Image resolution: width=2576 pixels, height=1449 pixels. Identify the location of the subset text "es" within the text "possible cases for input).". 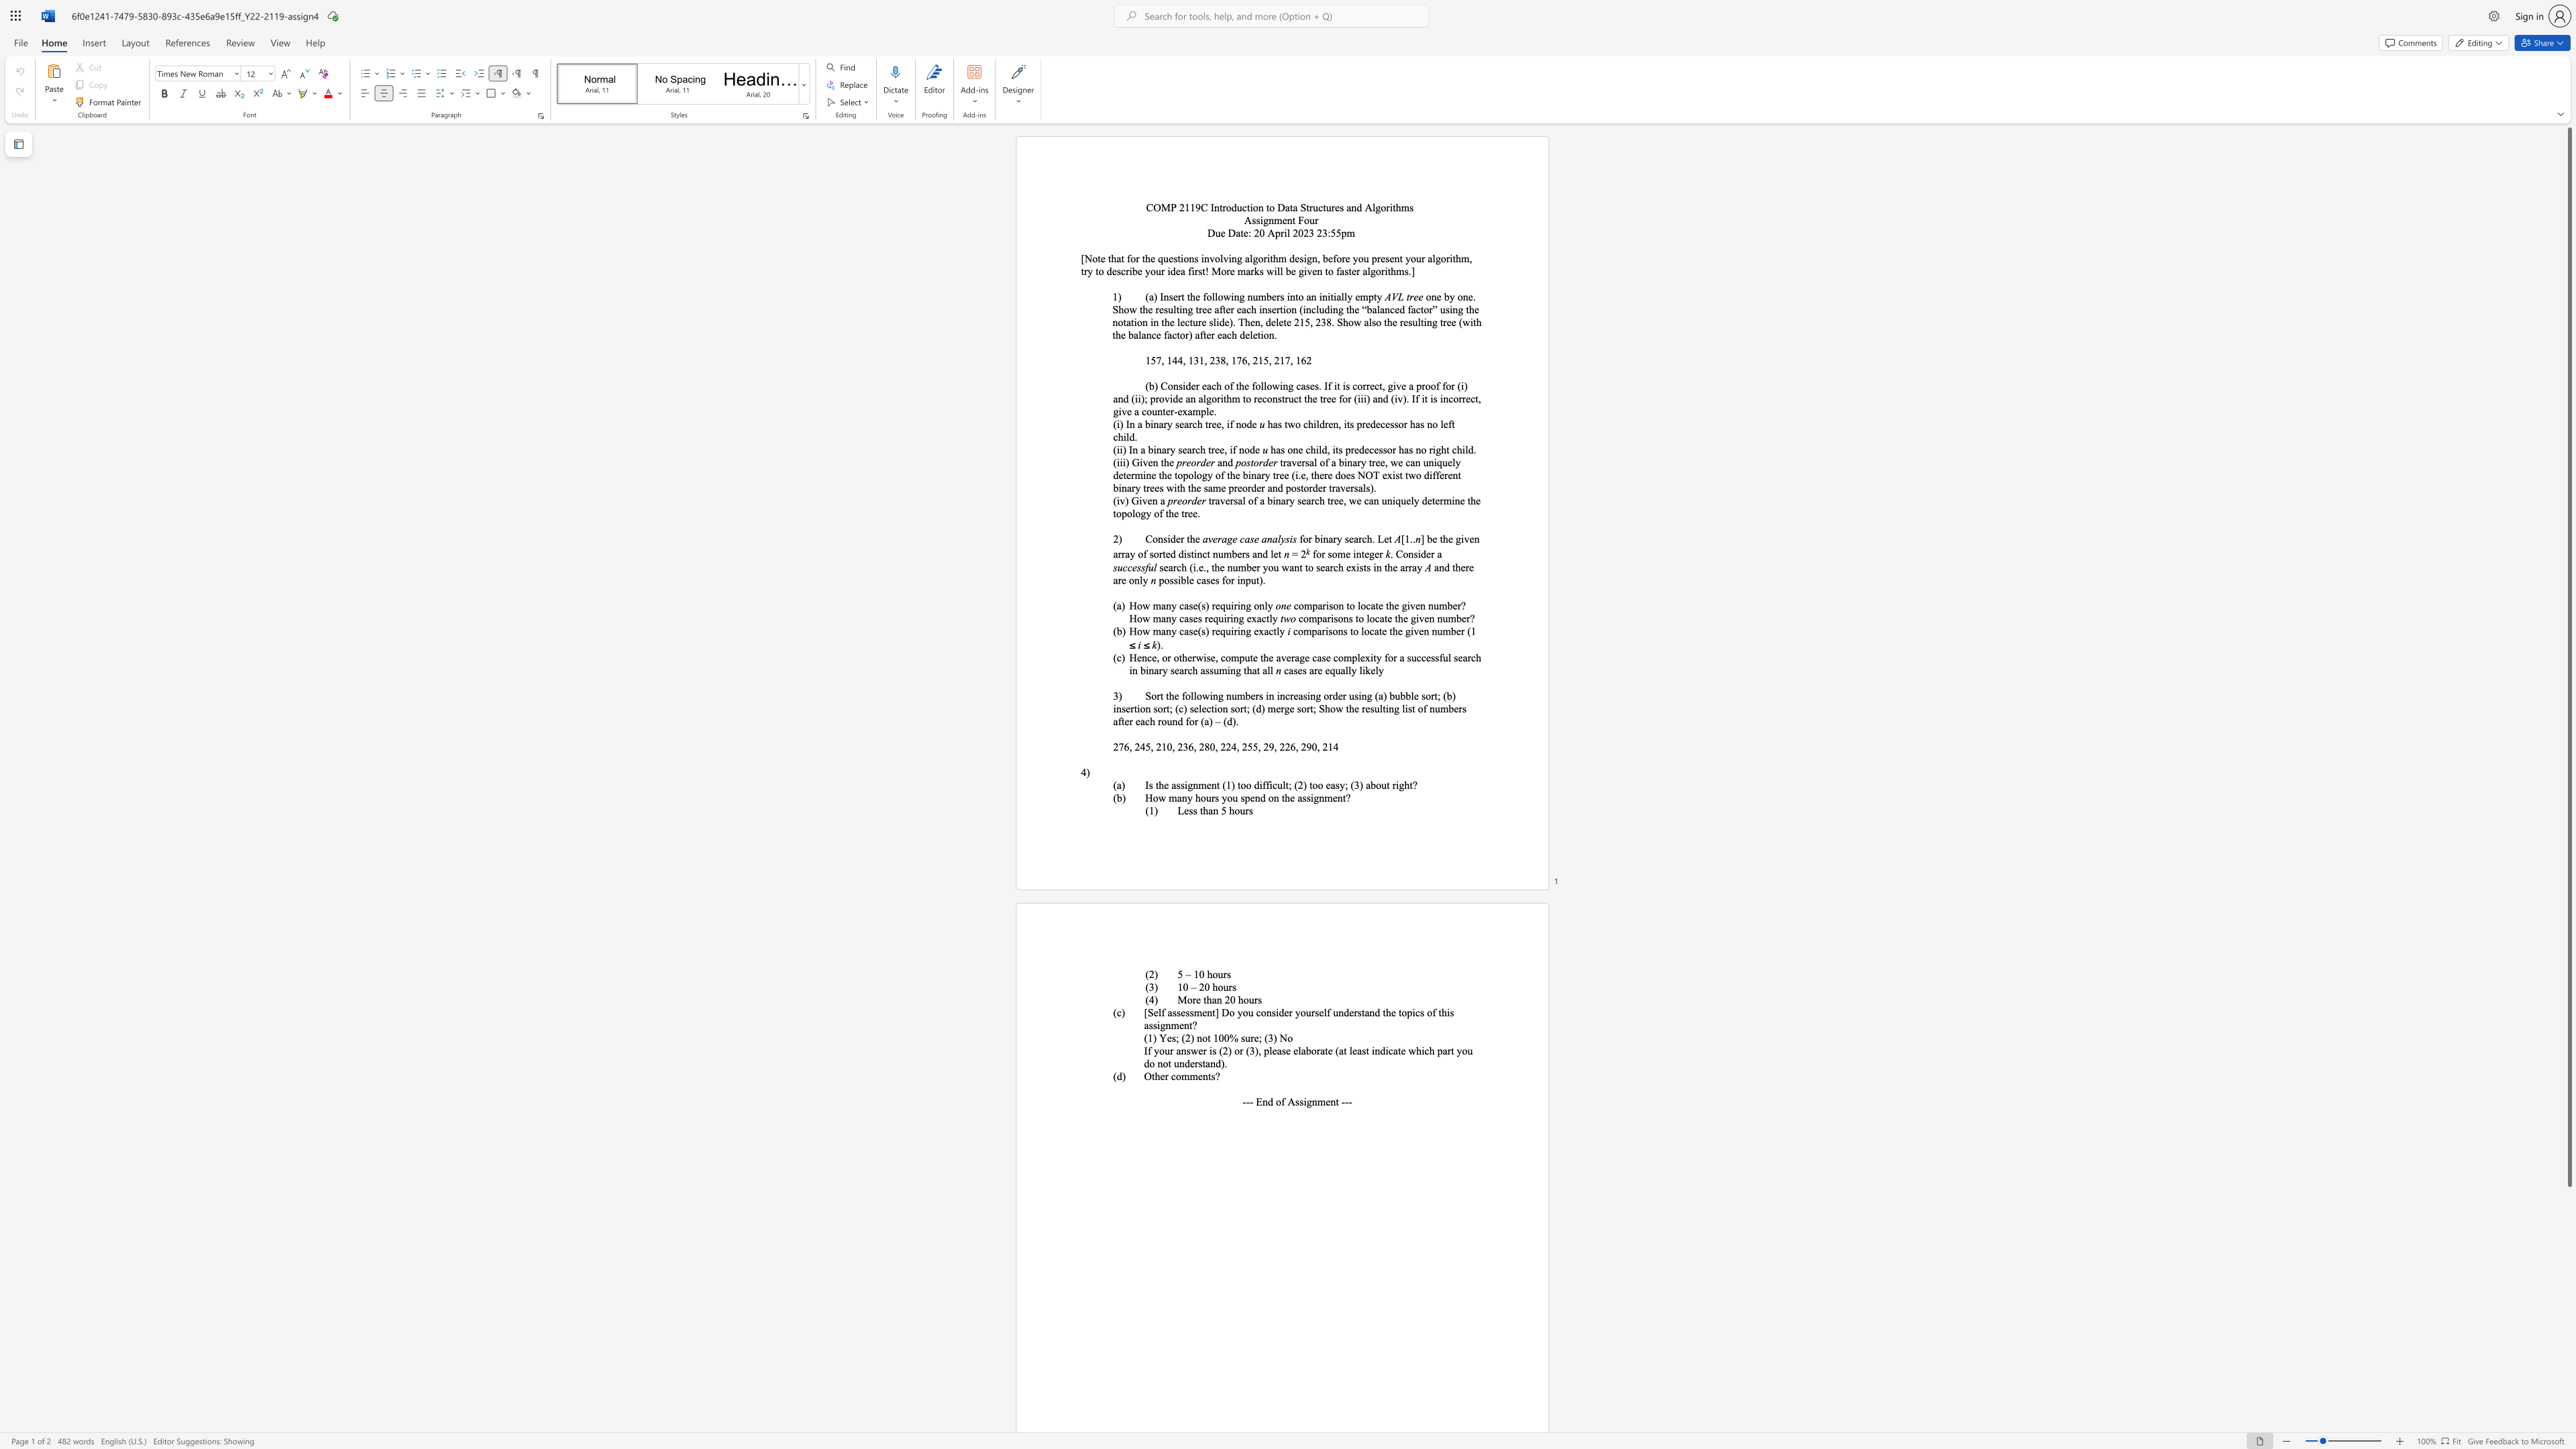
(1210, 580).